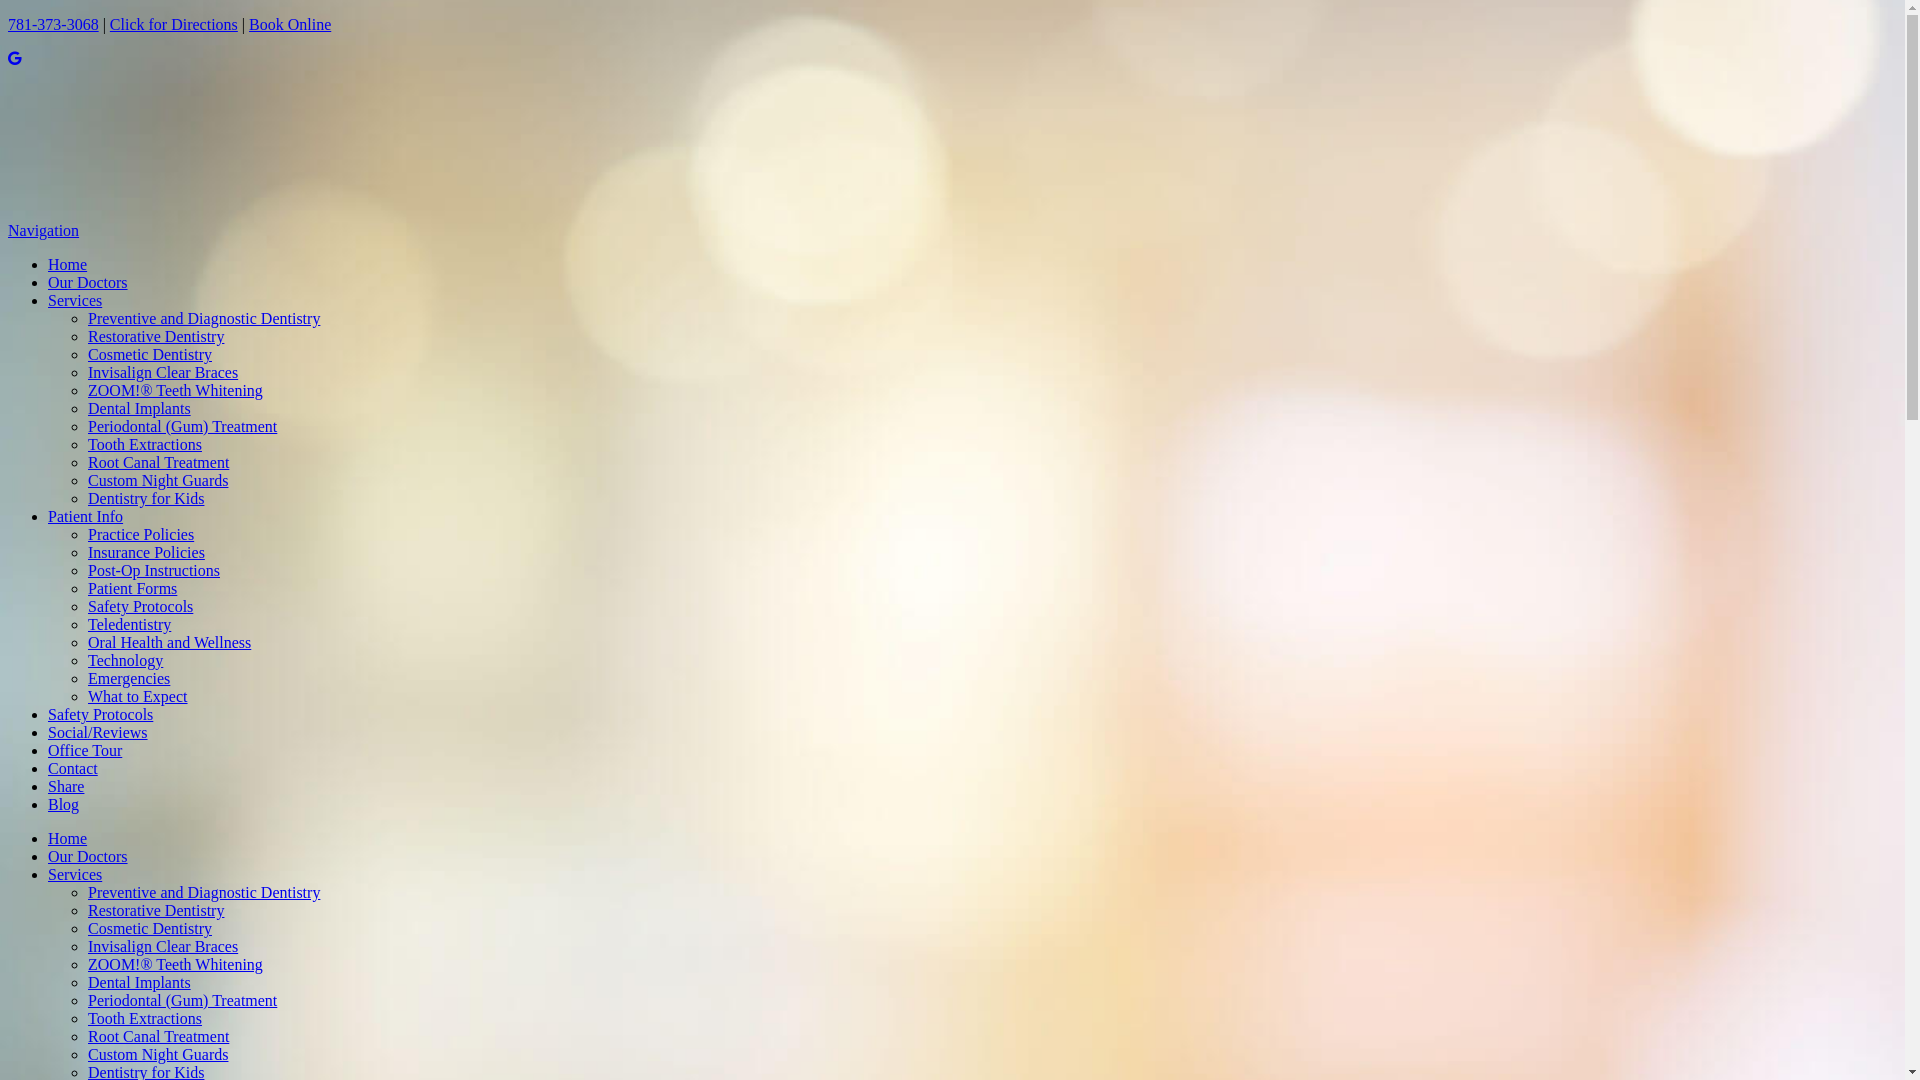  Describe the element at coordinates (148, 353) in the screenshot. I see `'Cosmetic Dentistry'` at that location.